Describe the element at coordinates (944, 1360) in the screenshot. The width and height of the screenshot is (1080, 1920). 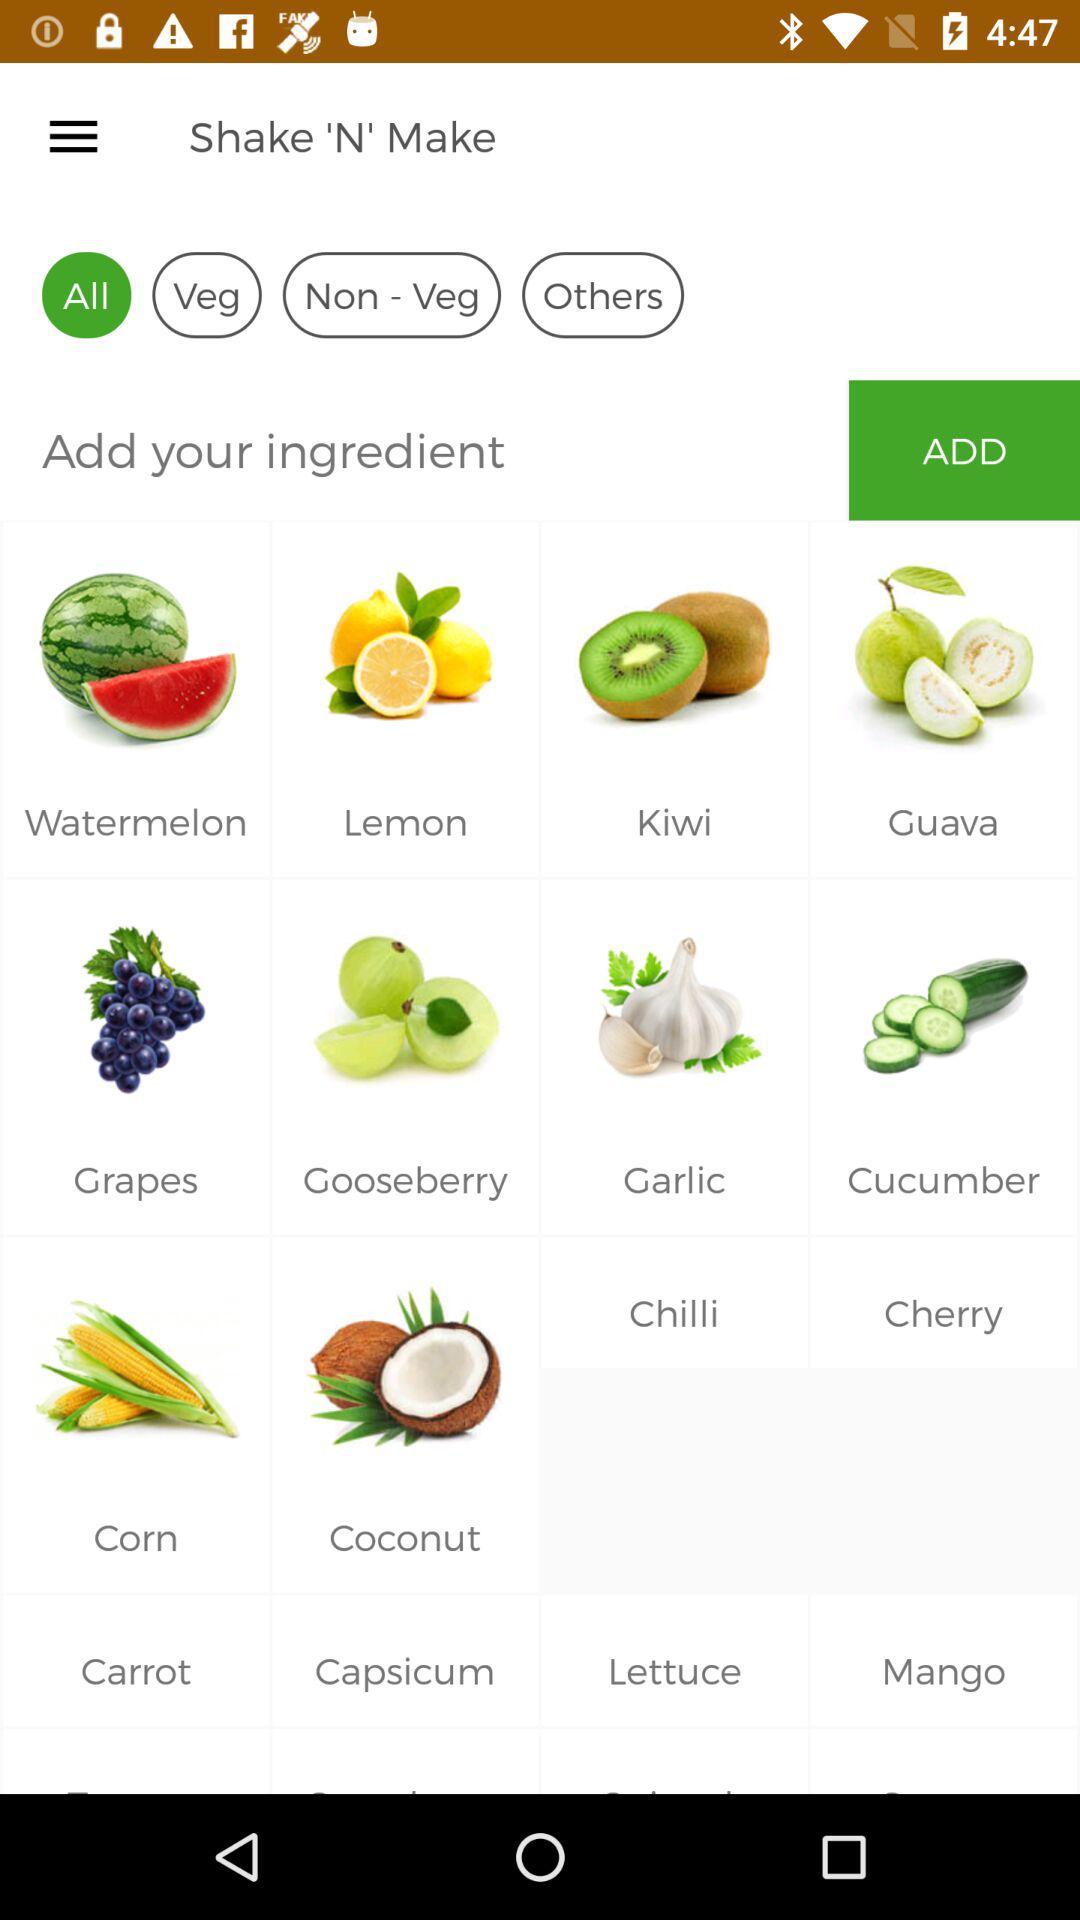
I see `cherry` at that location.